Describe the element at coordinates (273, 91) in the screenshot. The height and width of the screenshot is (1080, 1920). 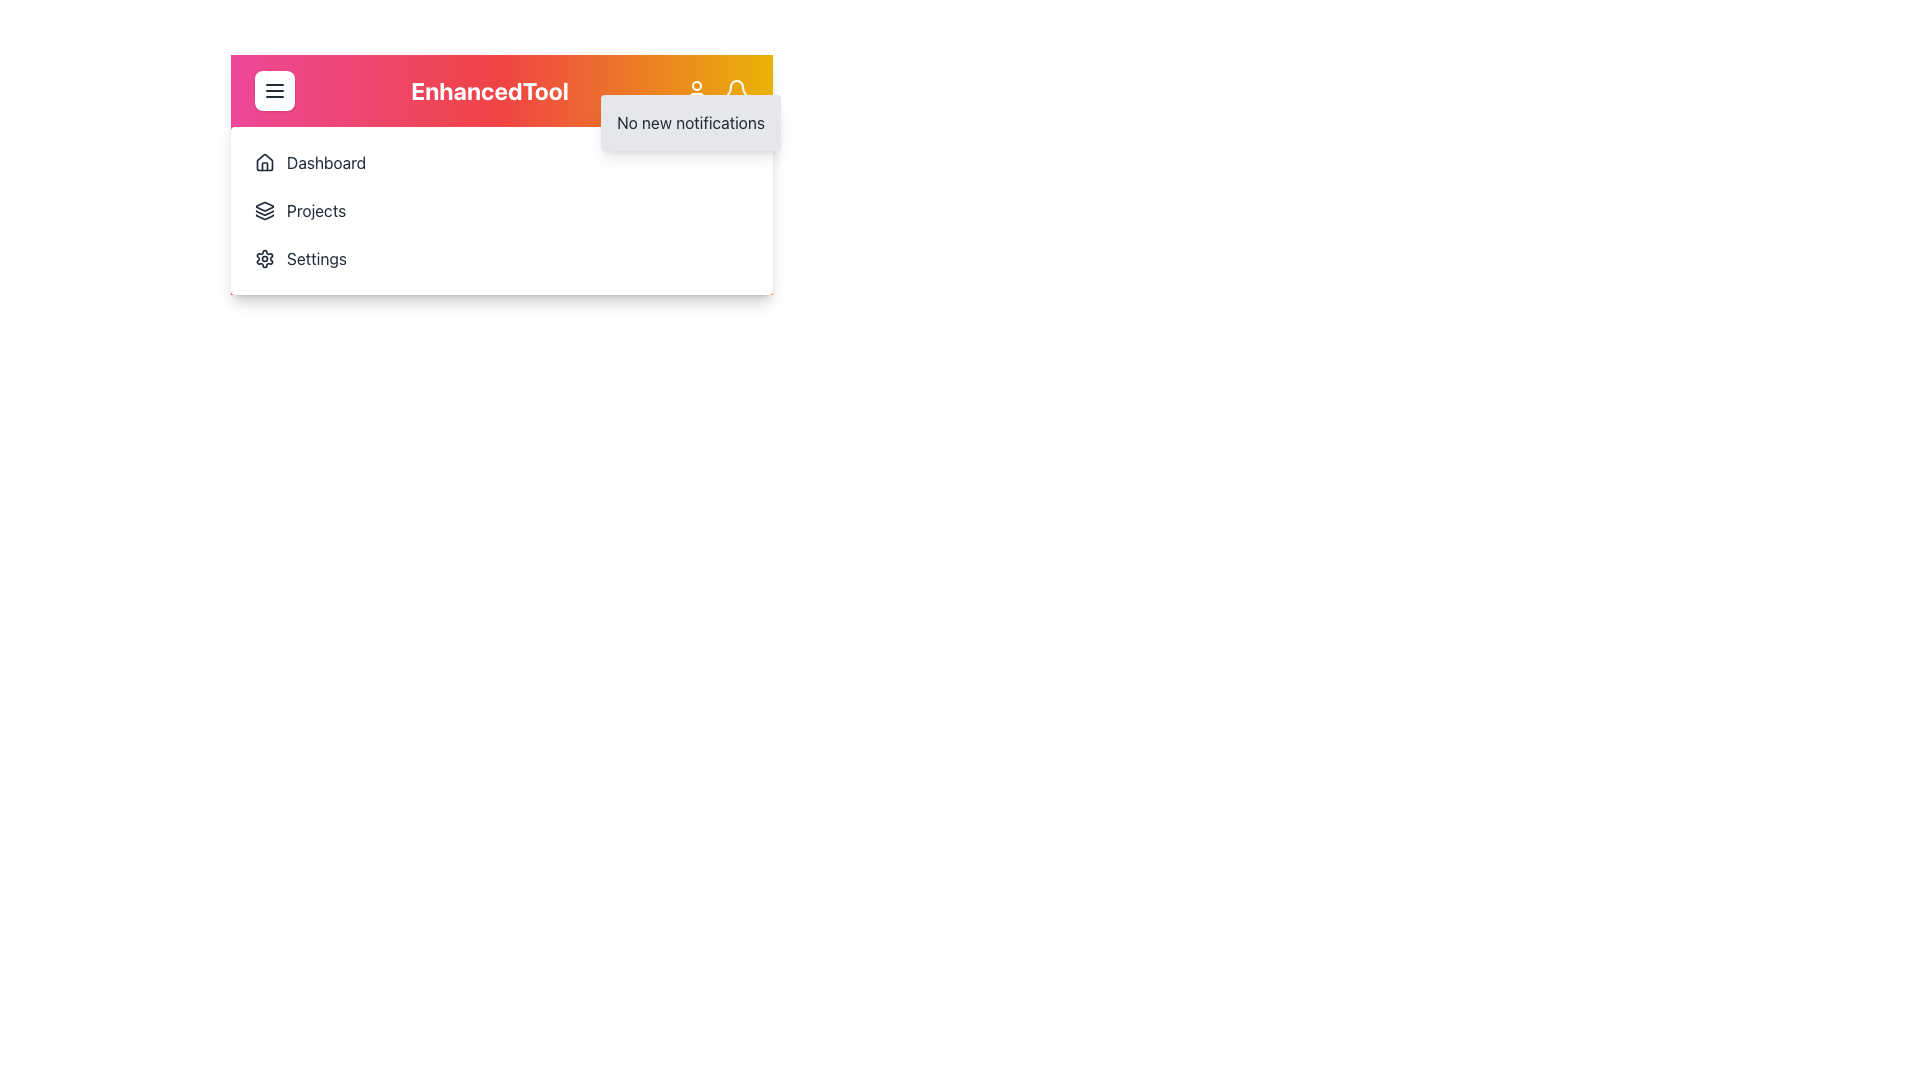
I see `the hamburger menu button located at the far left of the header section` at that location.